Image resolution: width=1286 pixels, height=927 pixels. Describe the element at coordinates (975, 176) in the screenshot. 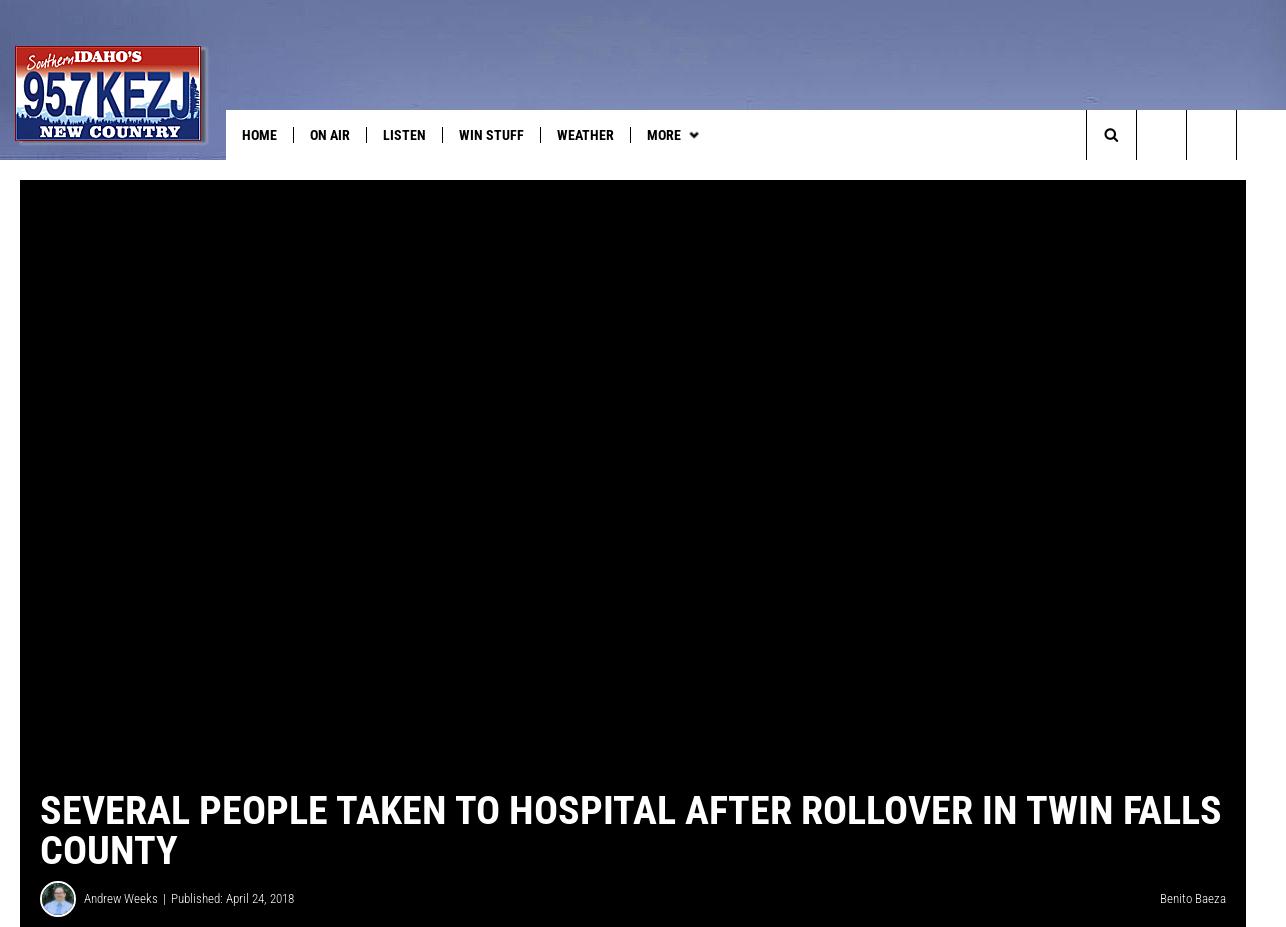

I see `'Anniversary Club'` at that location.